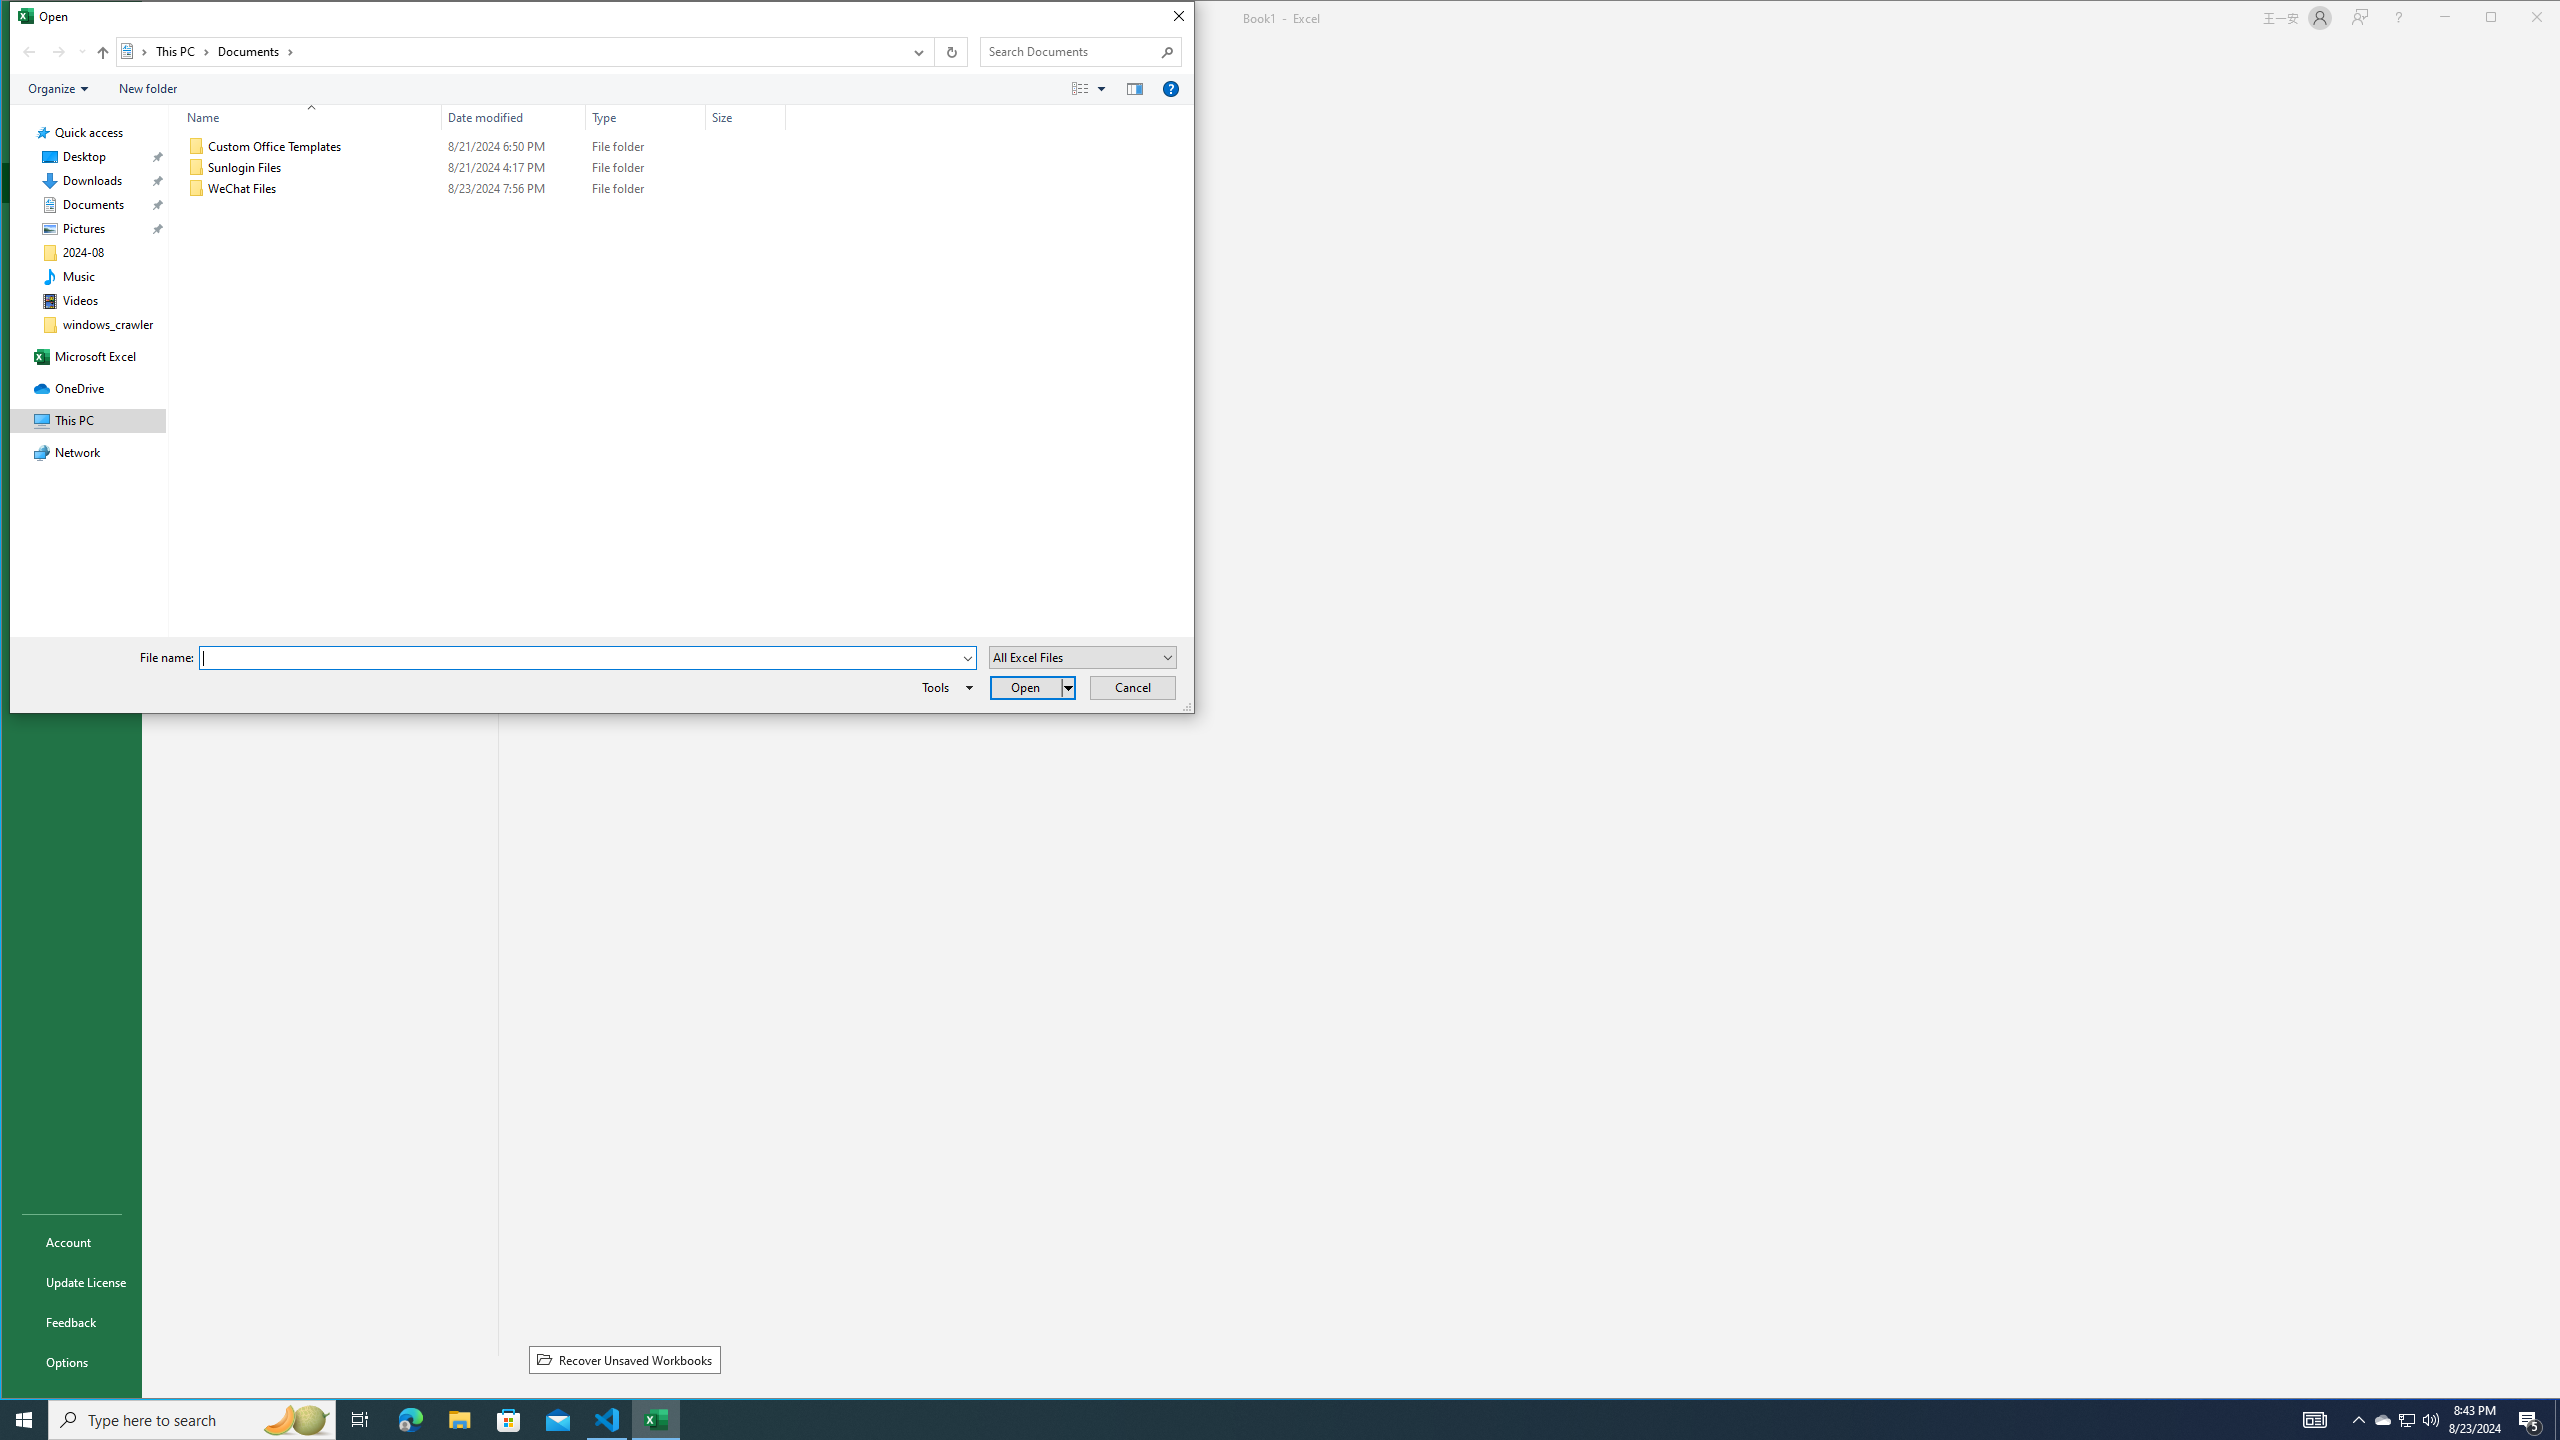 Image resolution: width=2560 pixels, height=1440 pixels. What do you see at coordinates (81, 51) in the screenshot?
I see `'Recent locations'` at bounding box center [81, 51].